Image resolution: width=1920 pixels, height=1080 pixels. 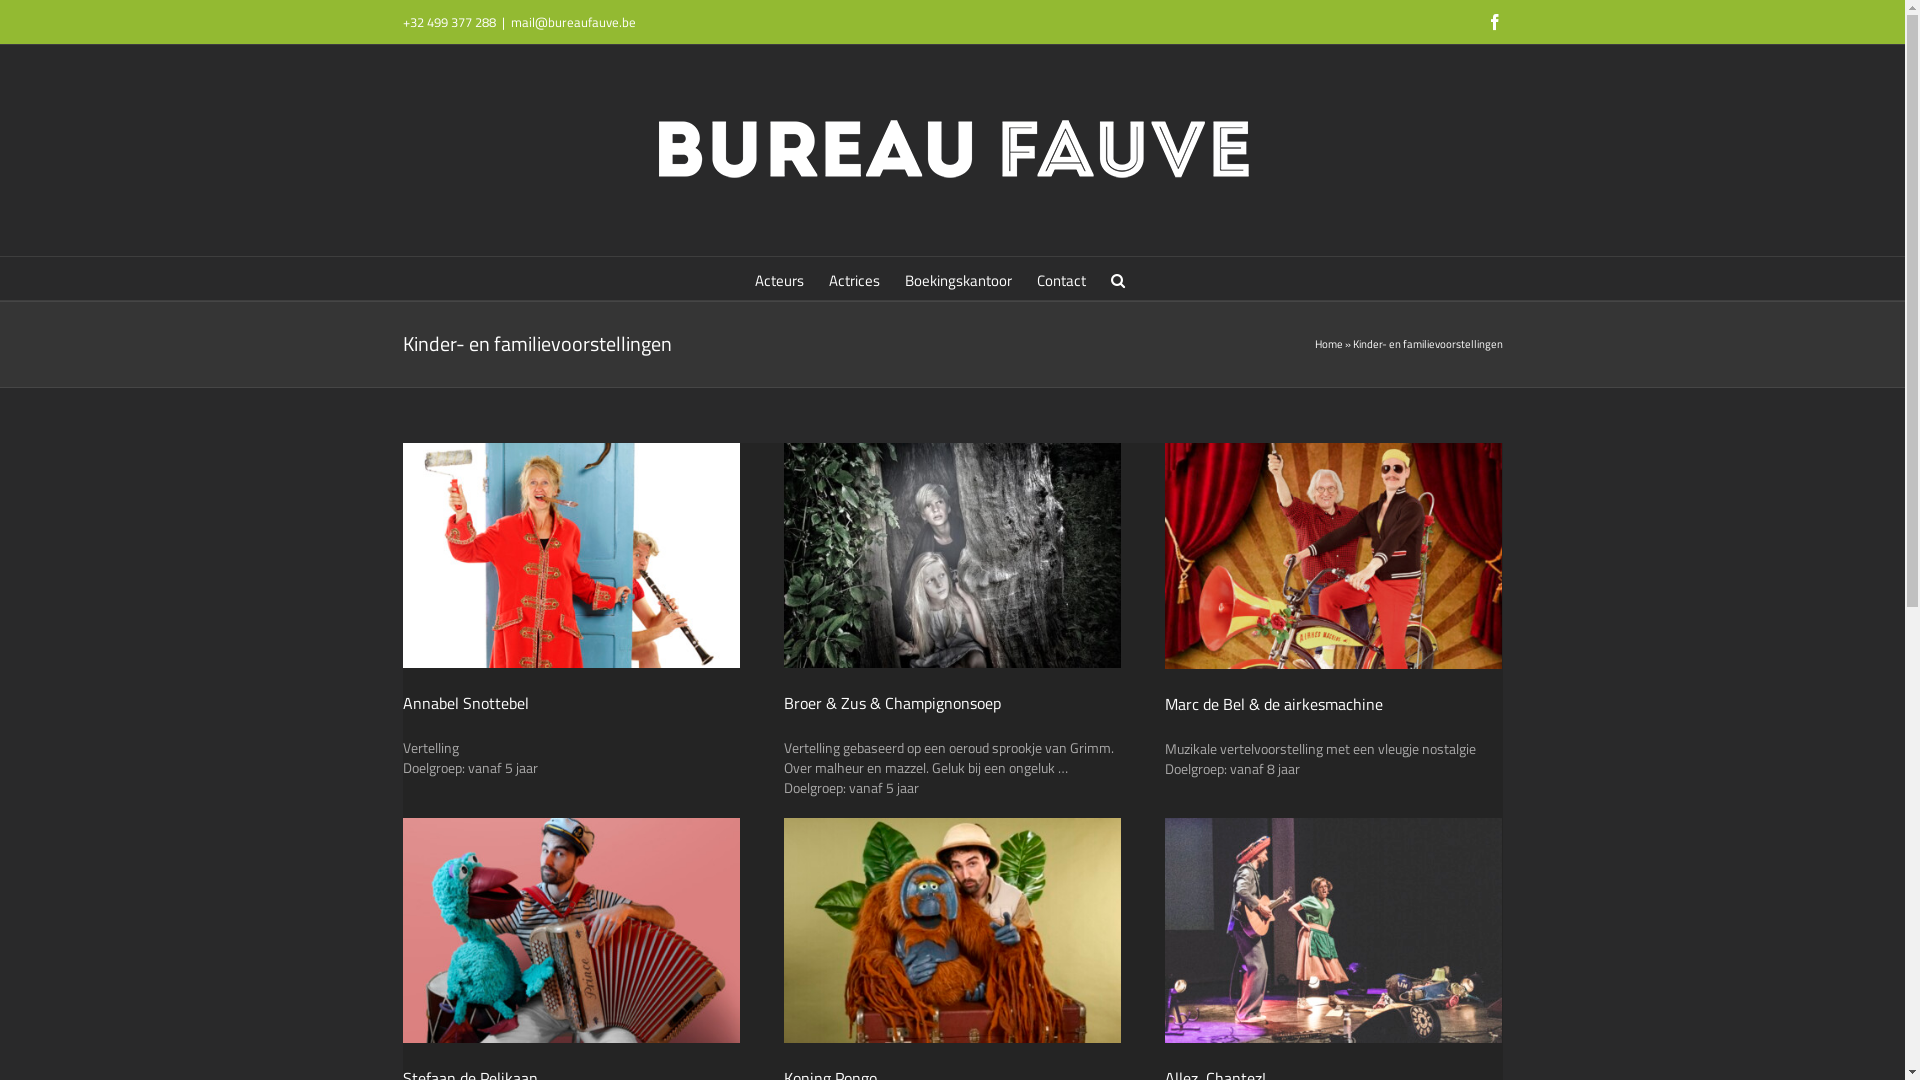 What do you see at coordinates (957, 278) in the screenshot?
I see `'Boekingskantoor'` at bounding box center [957, 278].